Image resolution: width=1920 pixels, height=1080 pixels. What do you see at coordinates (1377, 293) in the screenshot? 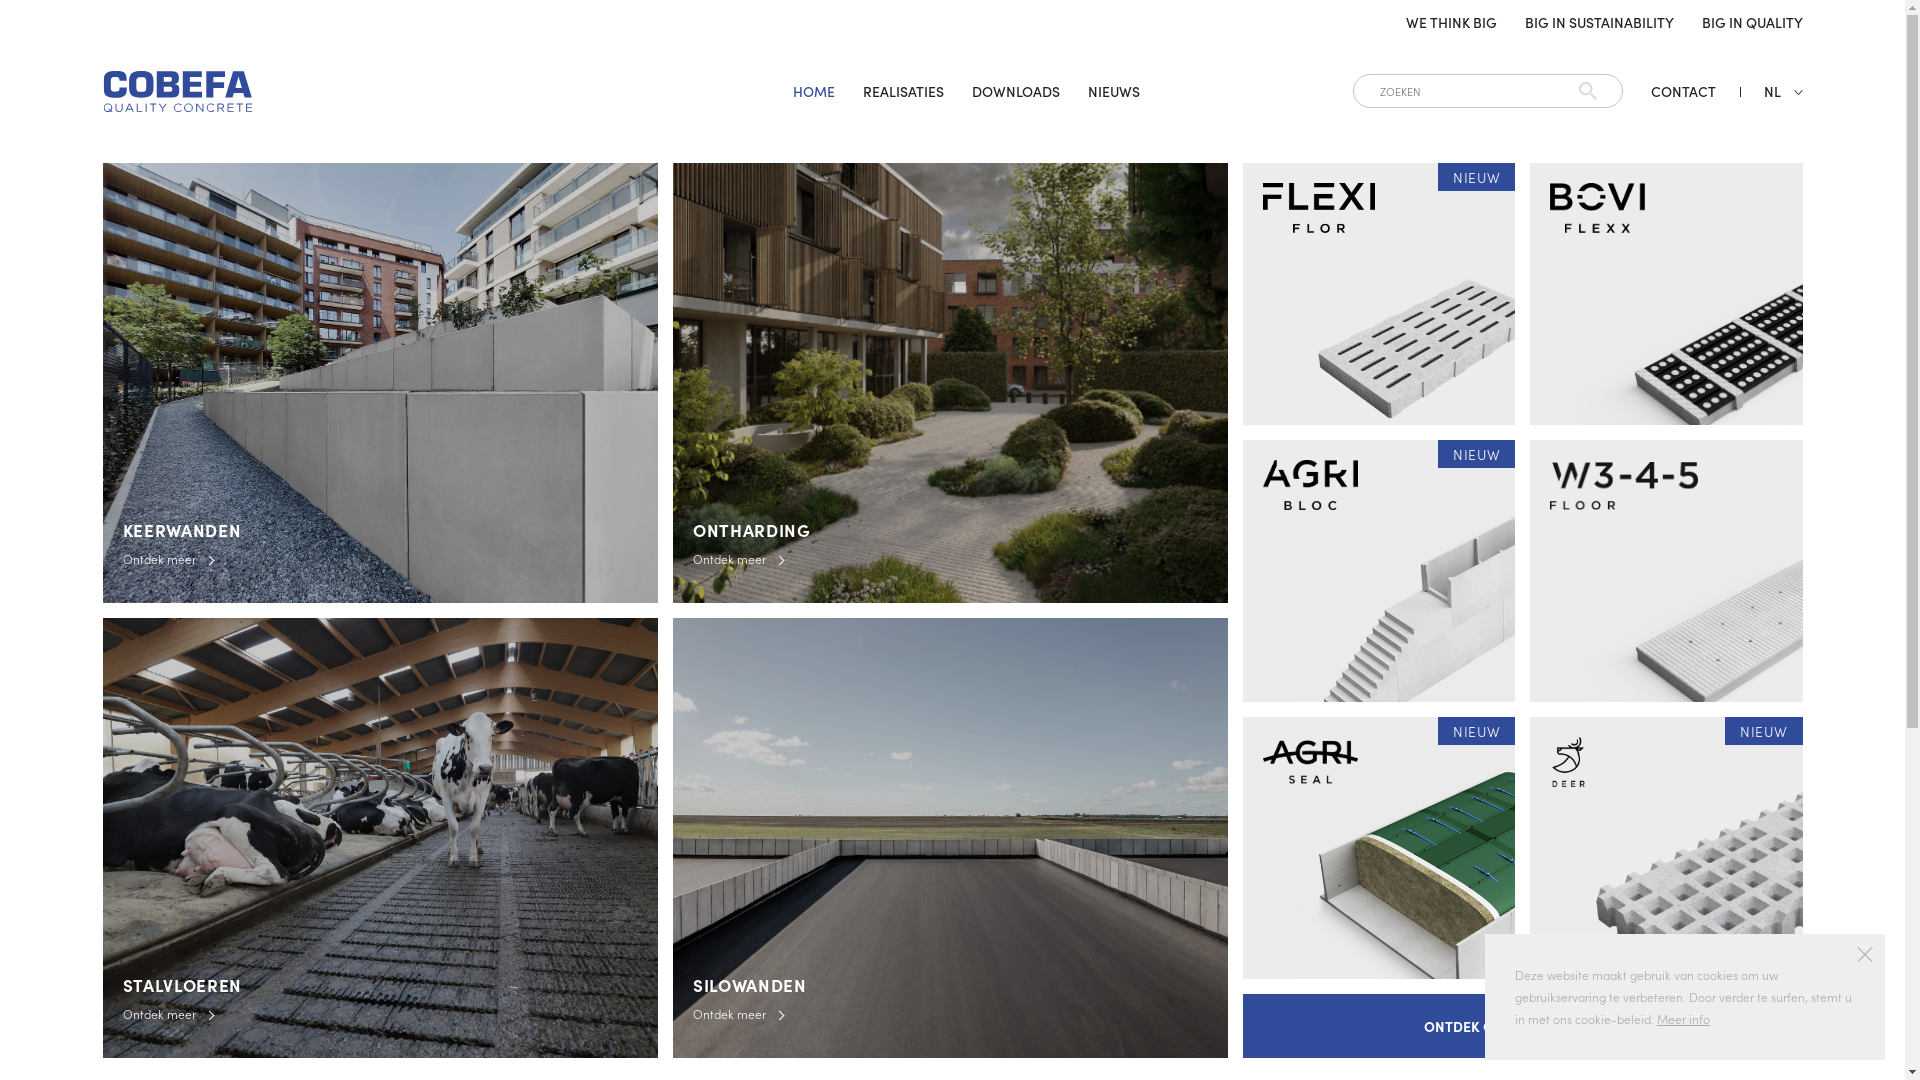
I see `'NIEUW'` at bounding box center [1377, 293].